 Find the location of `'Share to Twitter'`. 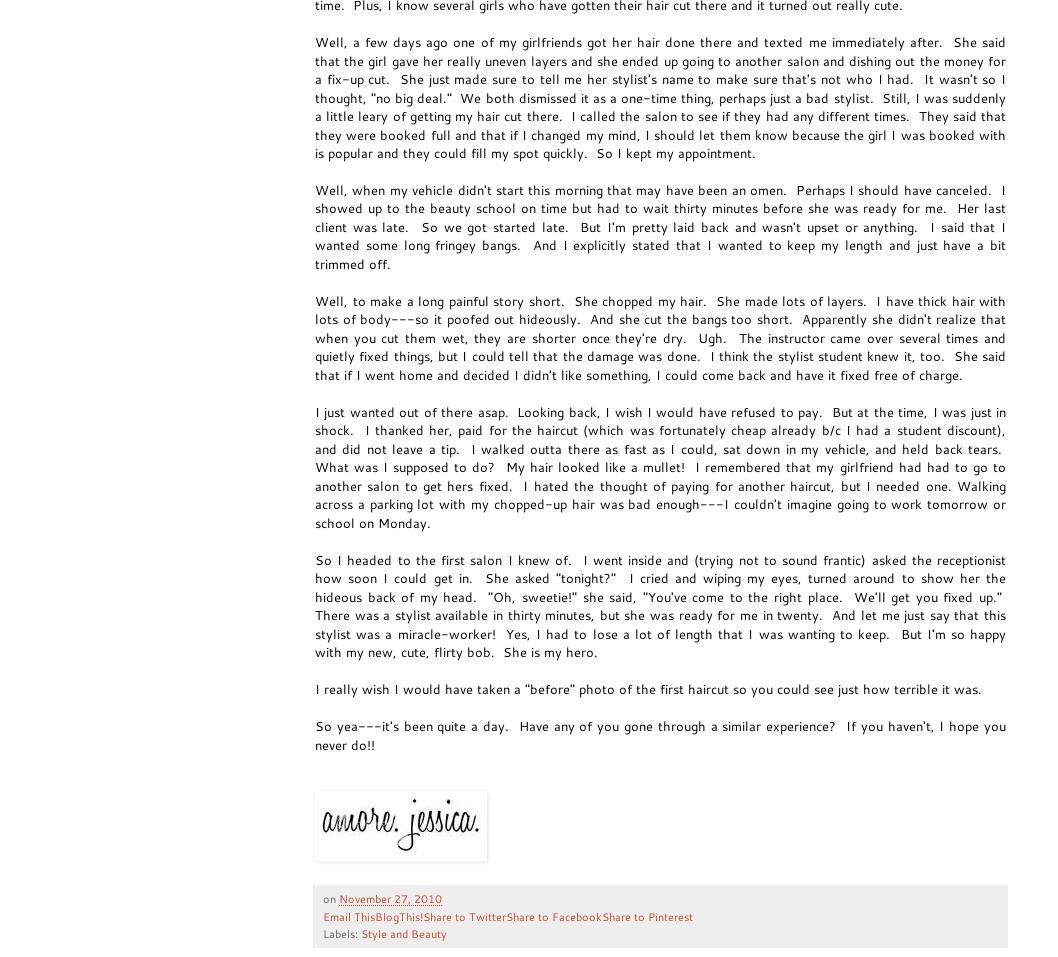

'Share to Twitter' is located at coordinates (463, 915).